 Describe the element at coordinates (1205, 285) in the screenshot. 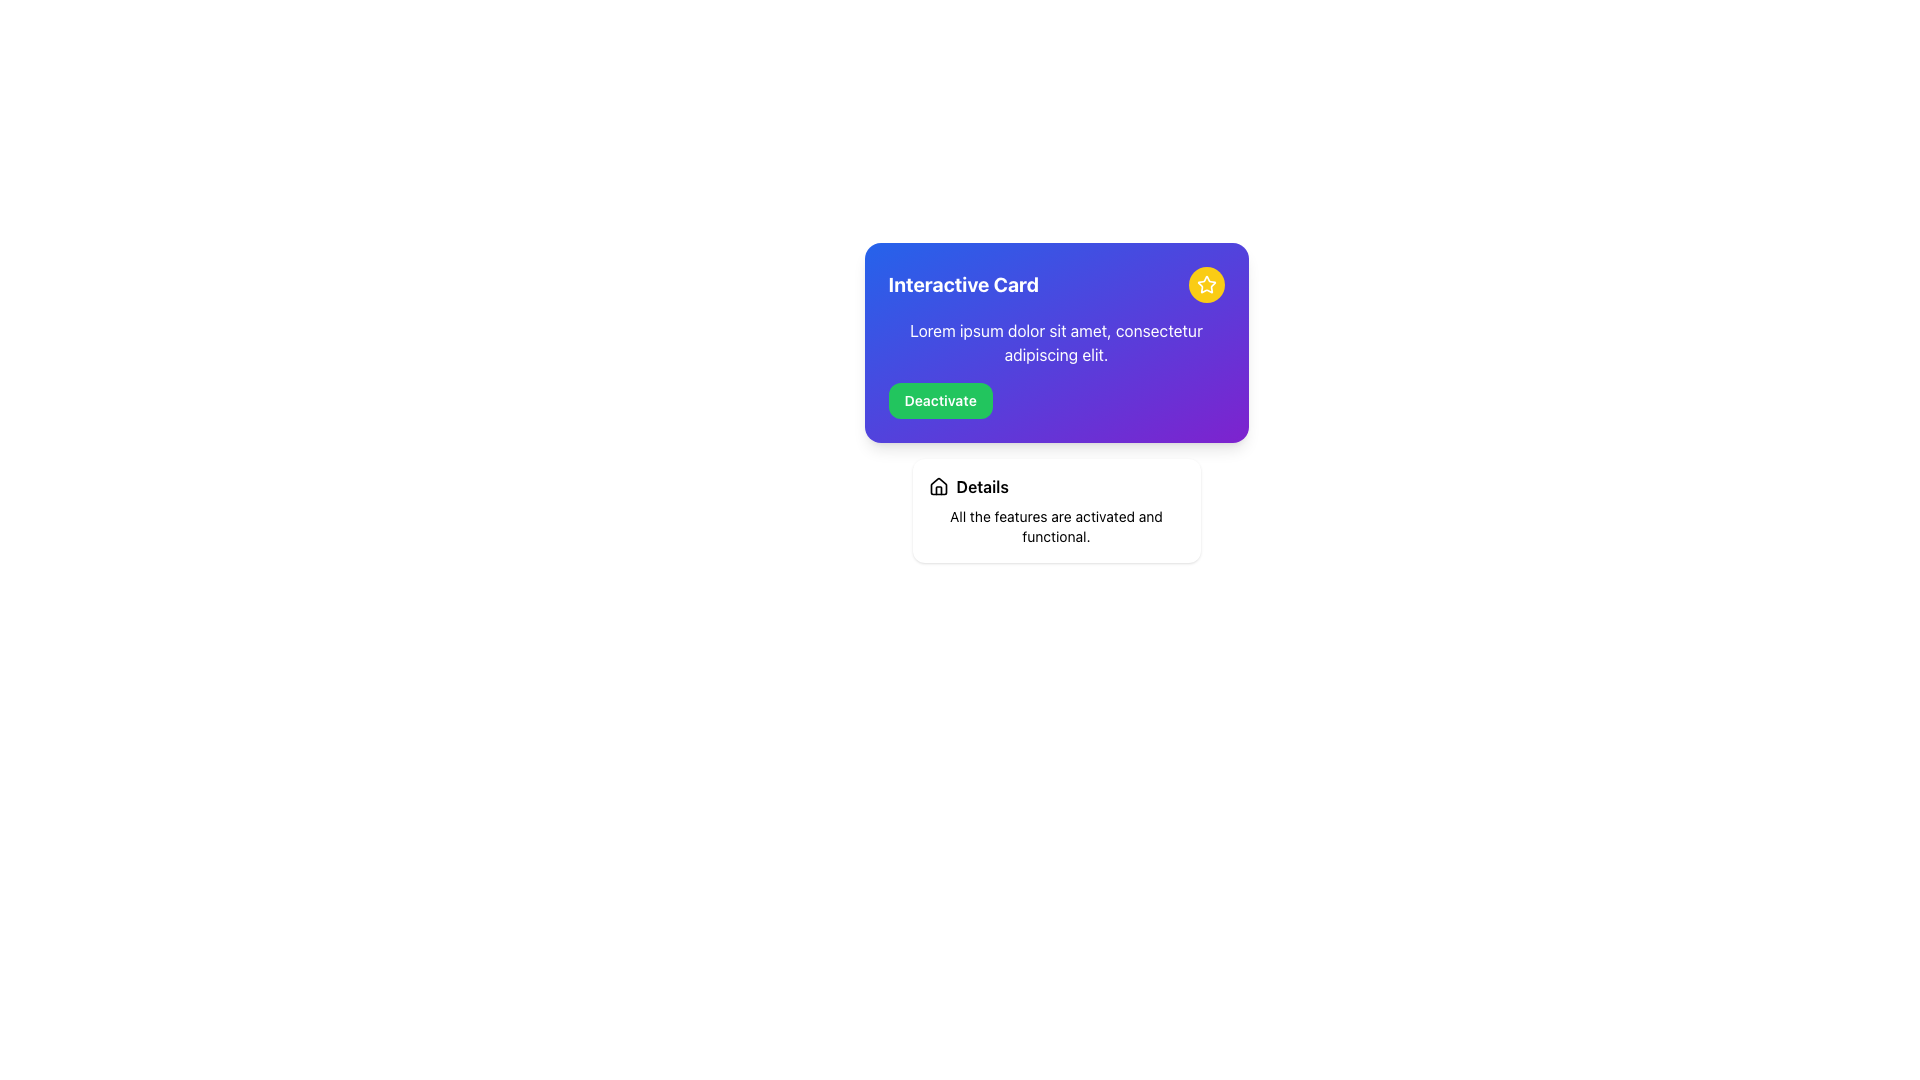

I see `the icon located in the top-right corner of the purple 'Interactive Card', which is inside a circular yellow background` at that location.